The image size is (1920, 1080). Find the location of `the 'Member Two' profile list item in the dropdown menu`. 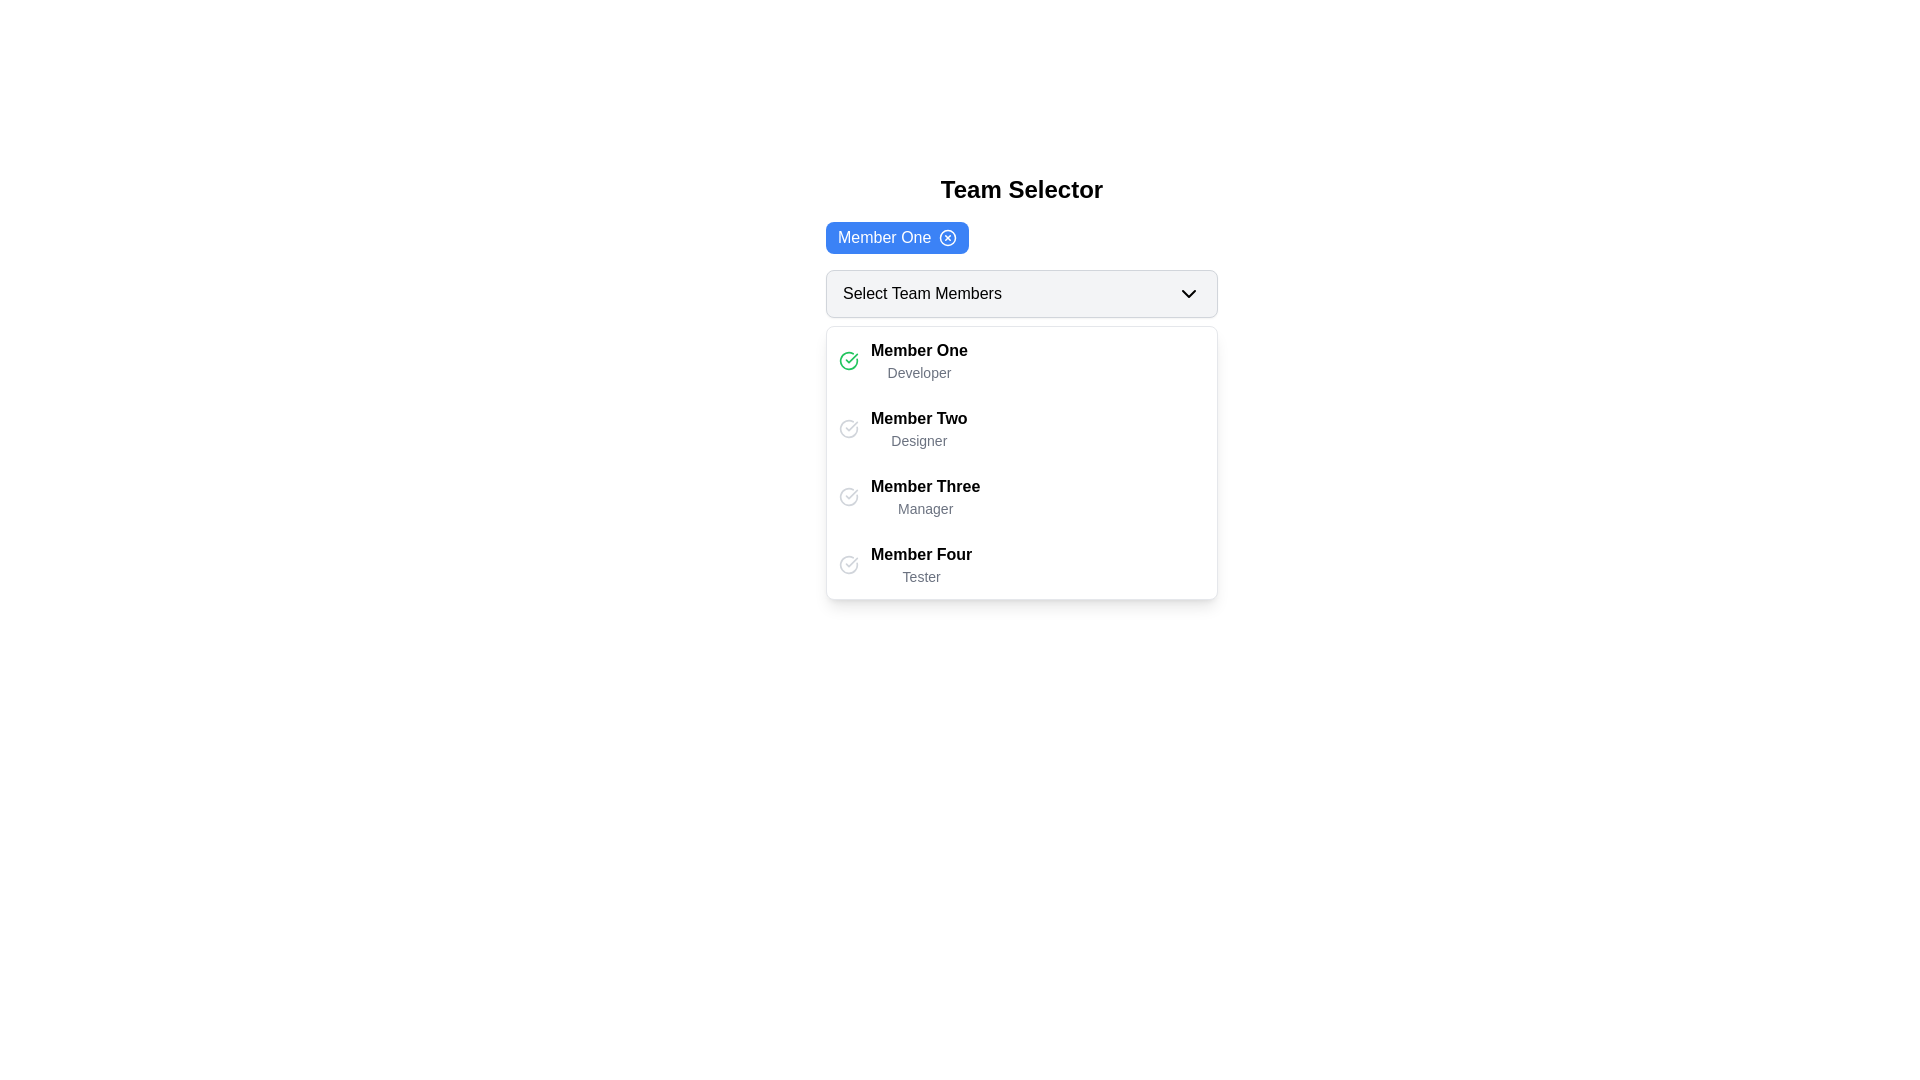

the 'Member Two' profile list item in the dropdown menu is located at coordinates (1022, 427).